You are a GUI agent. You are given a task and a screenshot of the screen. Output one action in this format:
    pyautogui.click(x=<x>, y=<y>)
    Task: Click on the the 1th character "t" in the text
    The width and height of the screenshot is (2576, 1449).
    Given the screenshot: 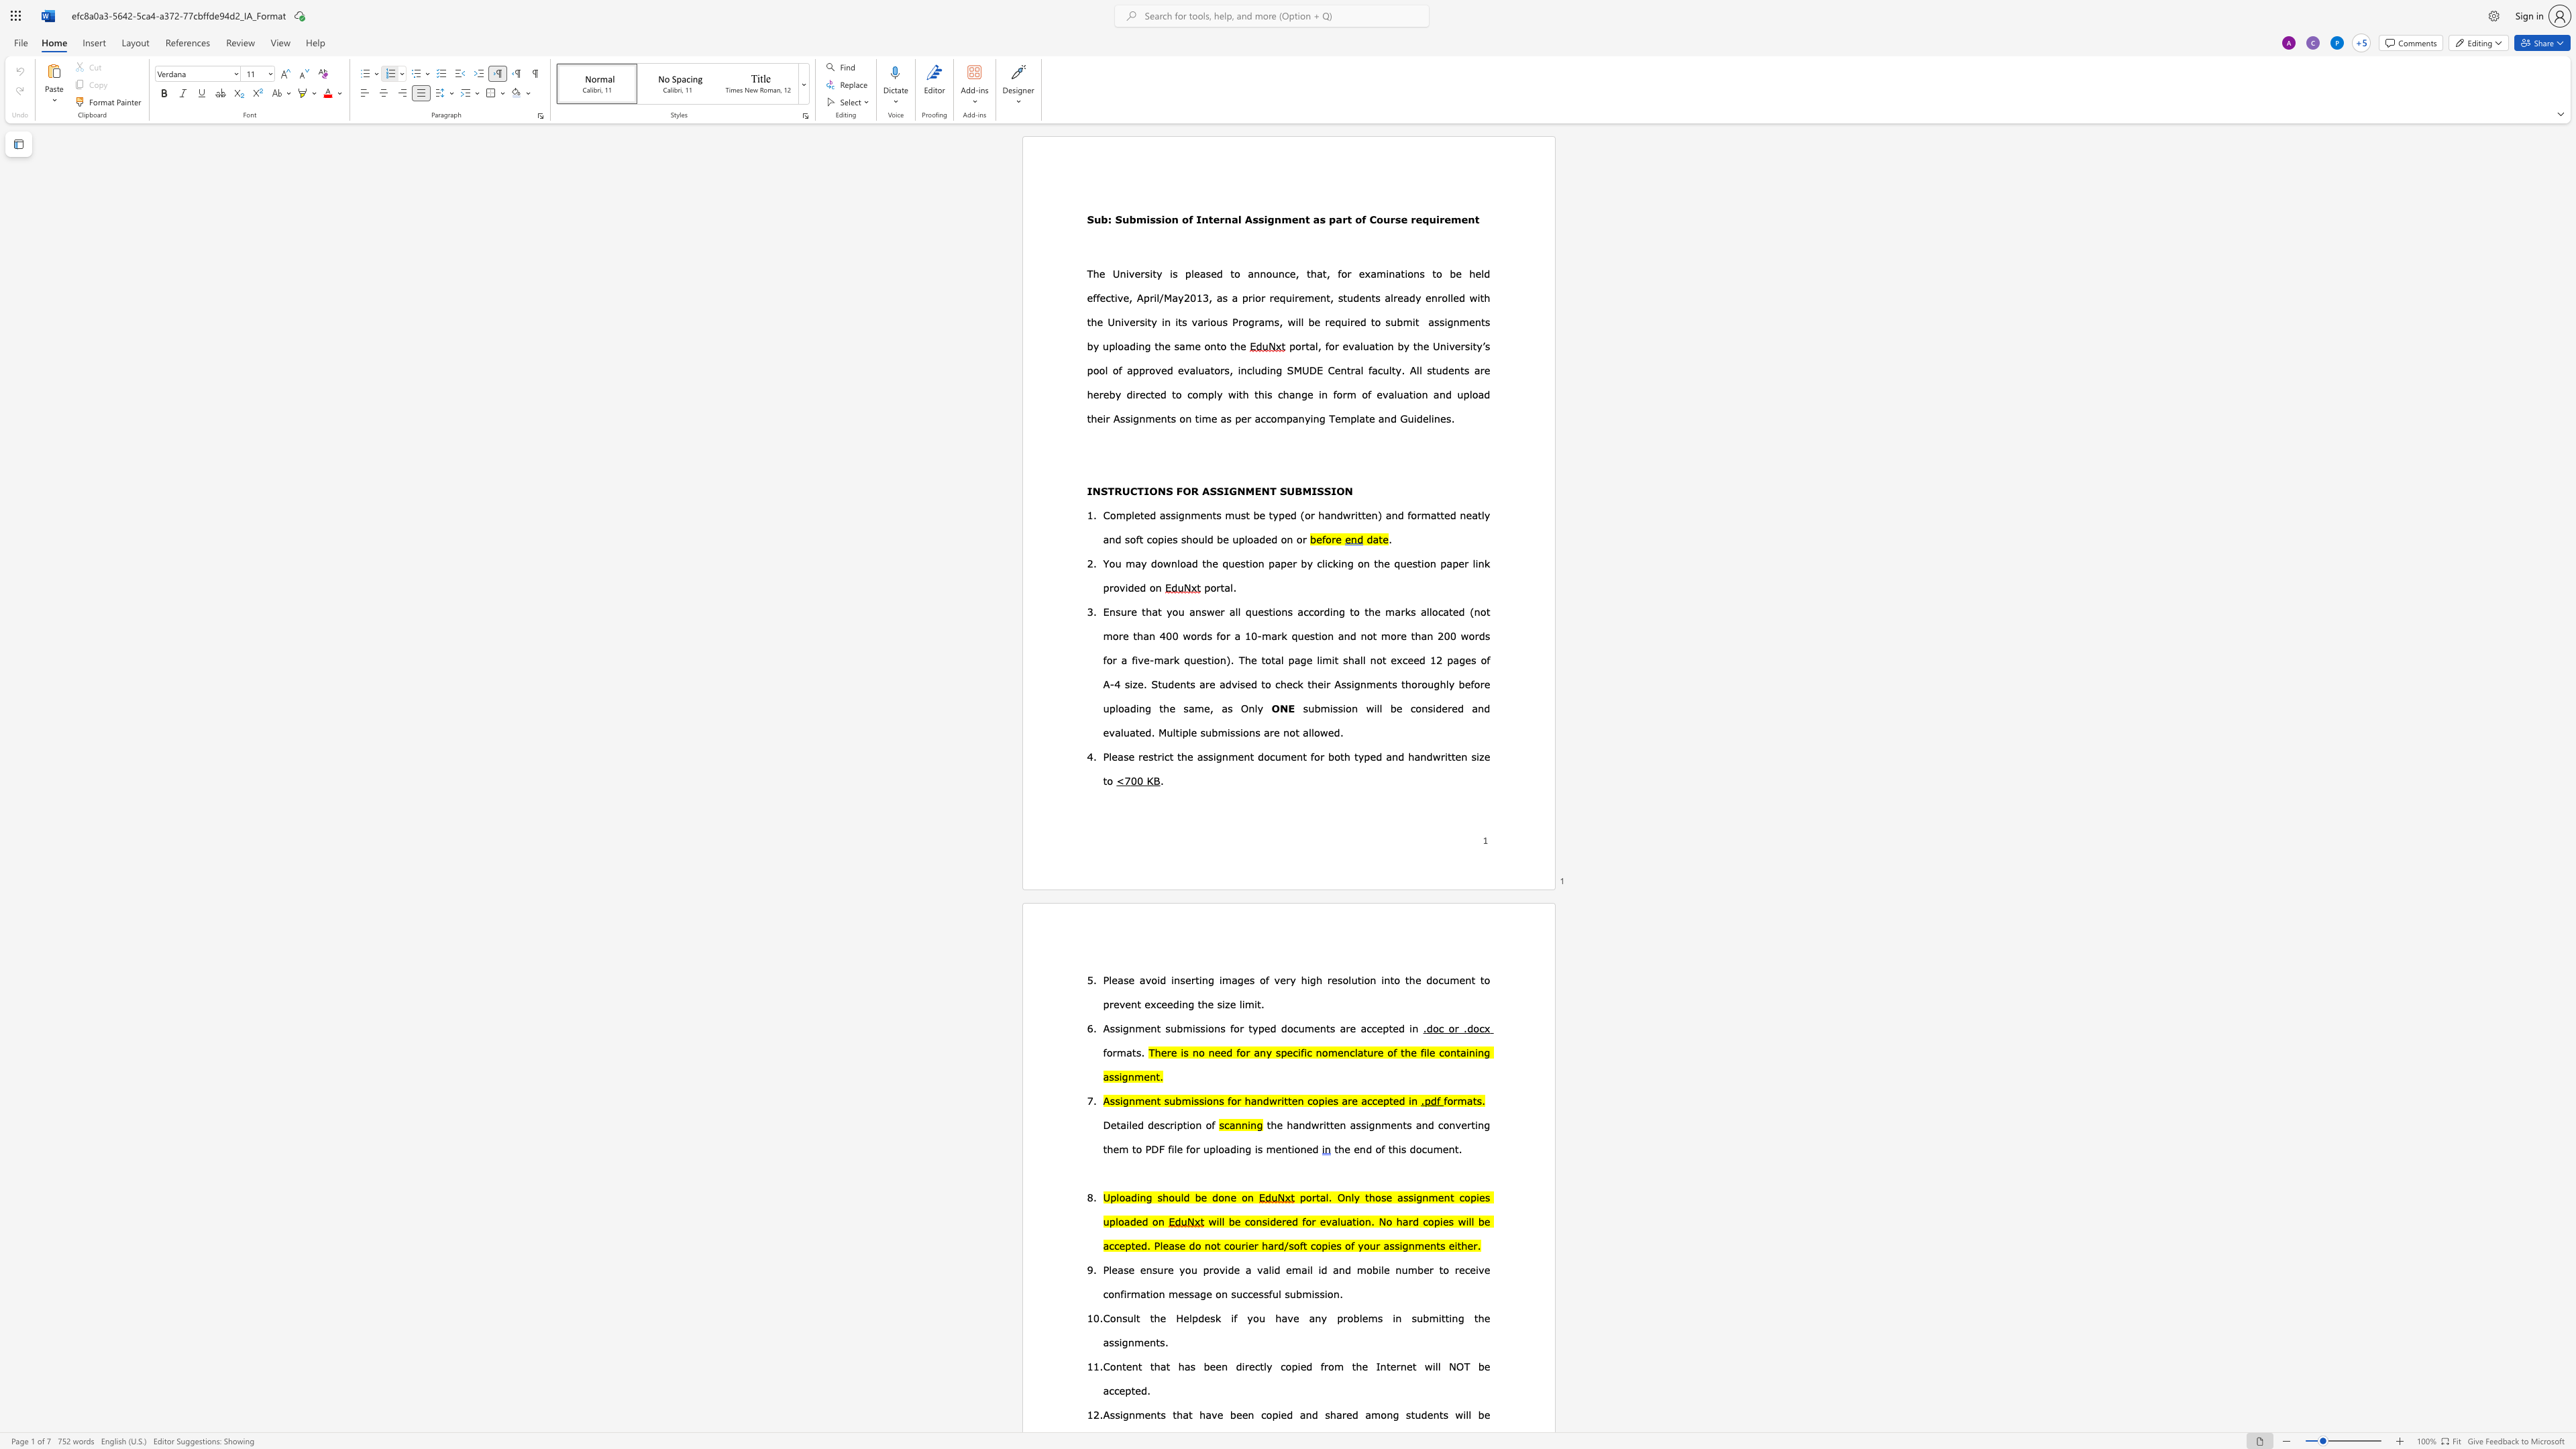 What is the action you would take?
    pyautogui.click(x=1196, y=979)
    